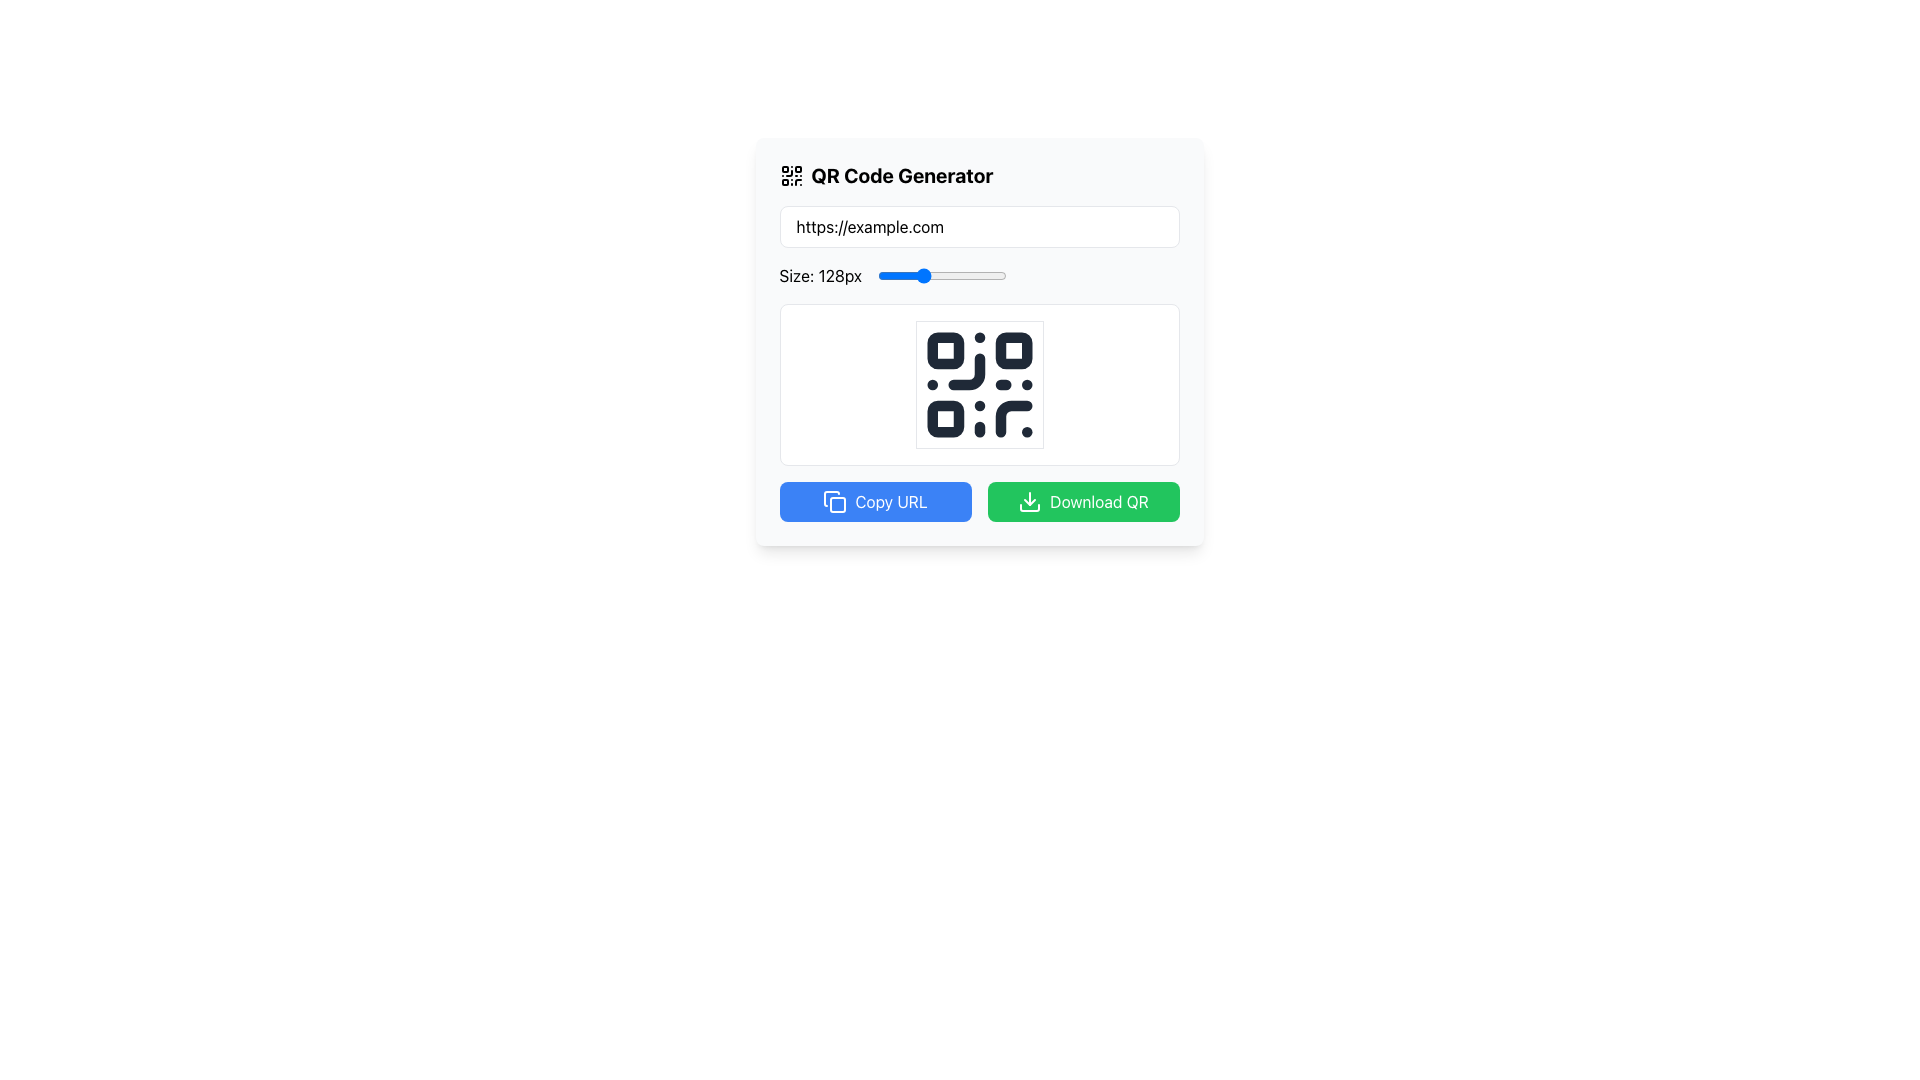 This screenshot has height=1080, width=1920. I want to click on the QR code size, so click(909, 276).